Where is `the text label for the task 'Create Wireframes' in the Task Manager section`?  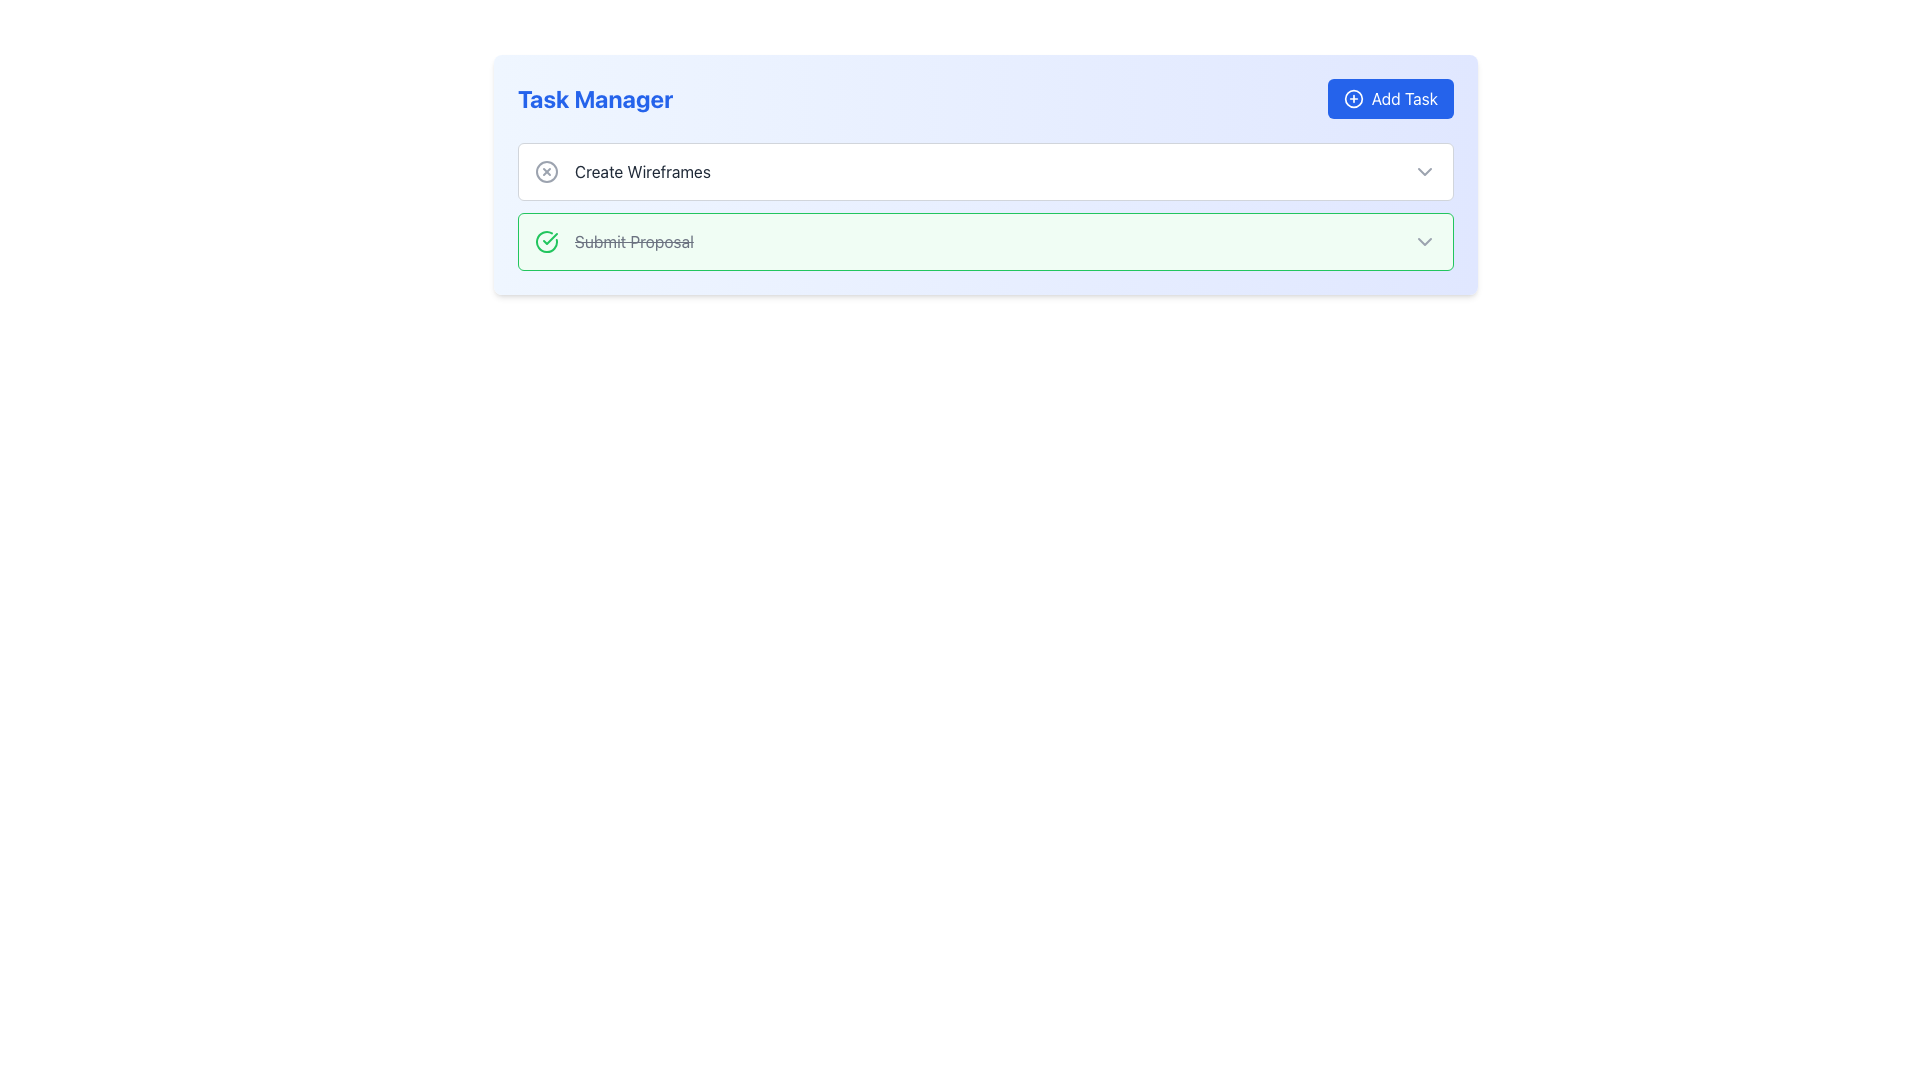
the text label for the task 'Create Wireframes' in the Task Manager section is located at coordinates (622, 171).